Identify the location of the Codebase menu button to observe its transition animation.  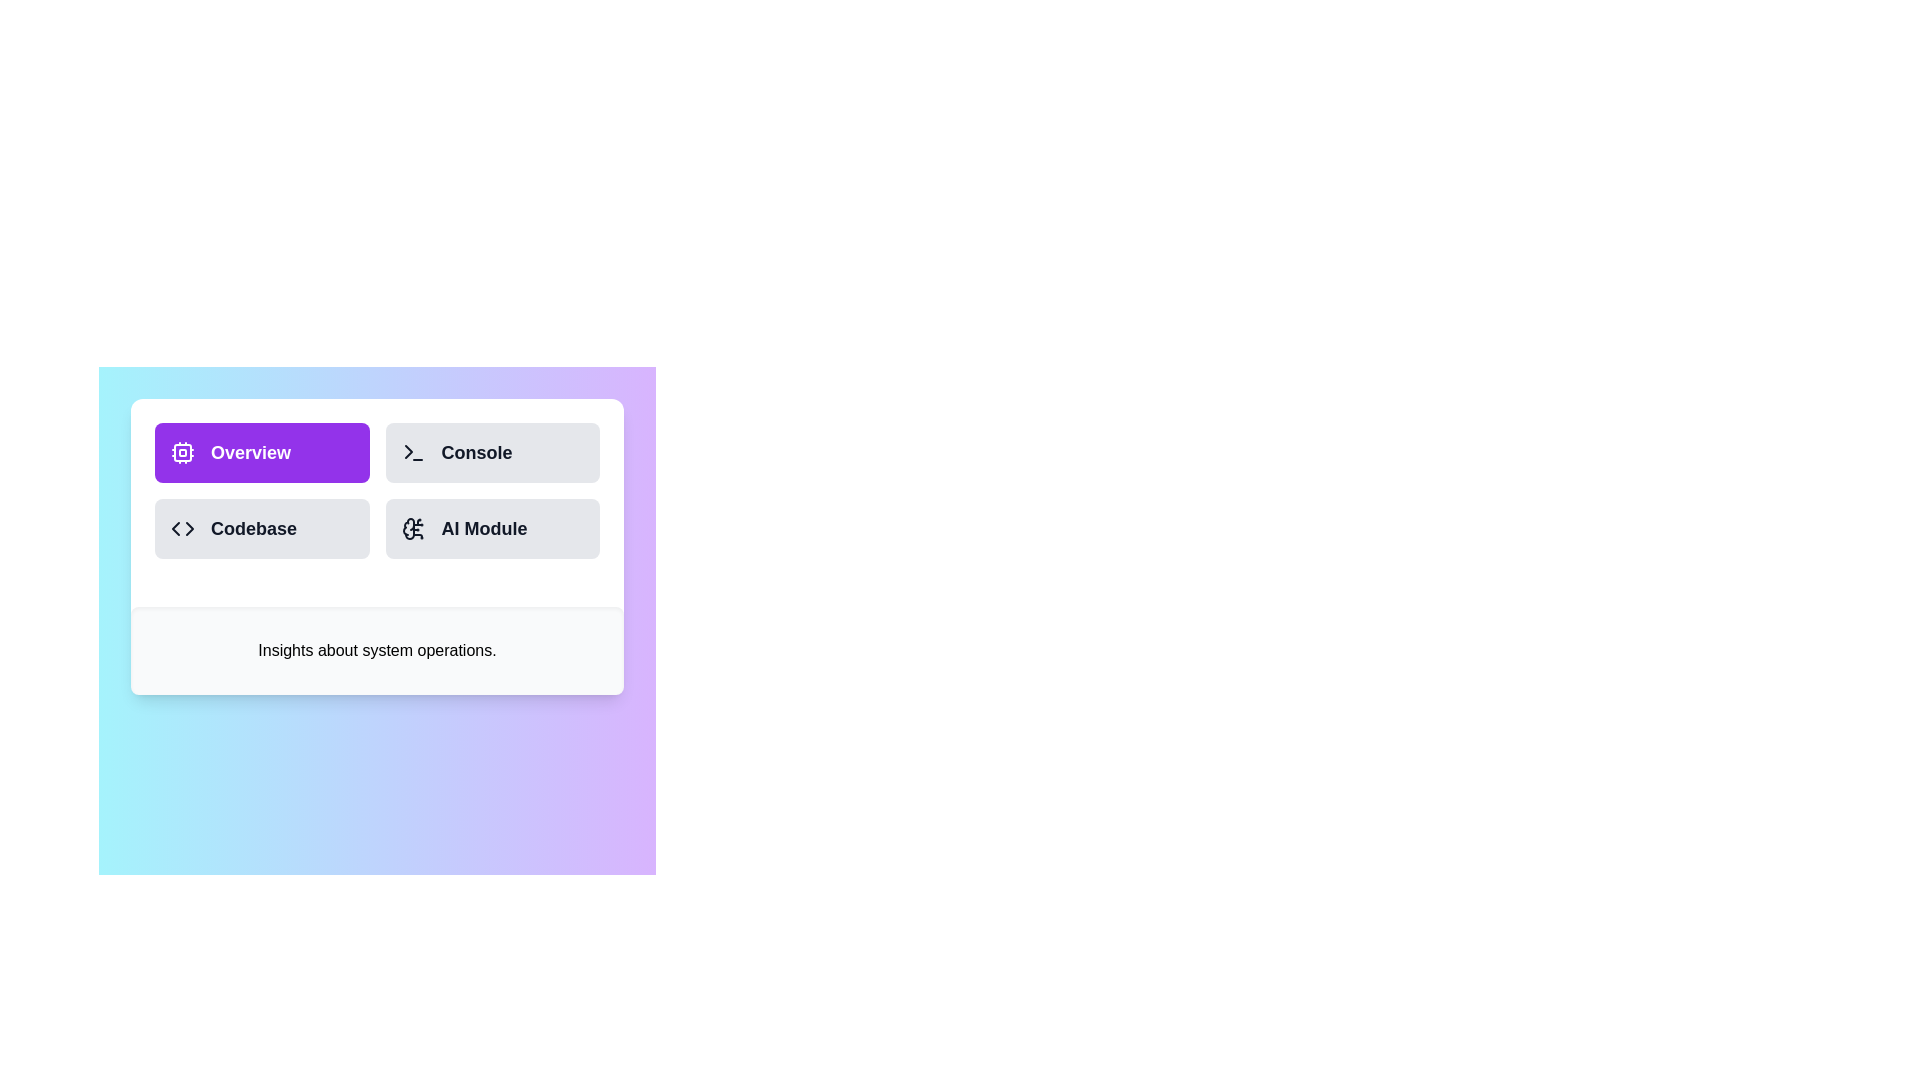
(261, 527).